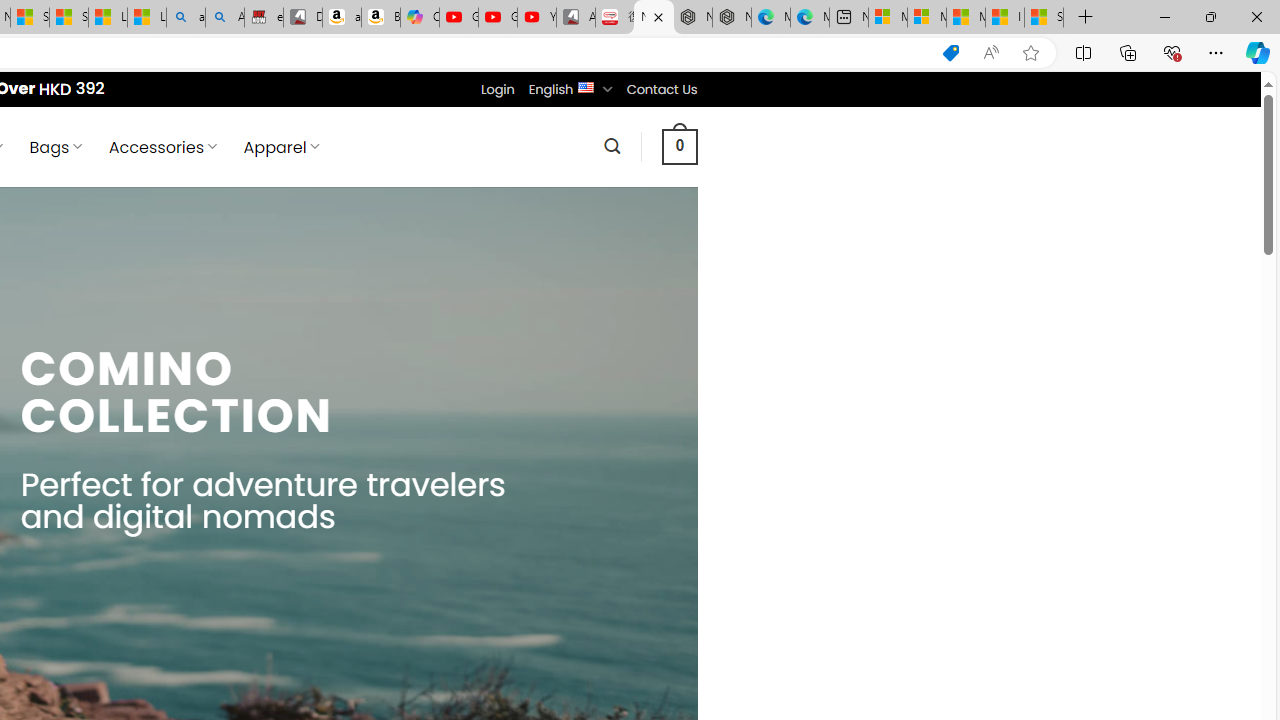 The image size is (1280, 720). Describe the element at coordinates (418, 17) in the screenshot. I see `'Copilot'` at that location.